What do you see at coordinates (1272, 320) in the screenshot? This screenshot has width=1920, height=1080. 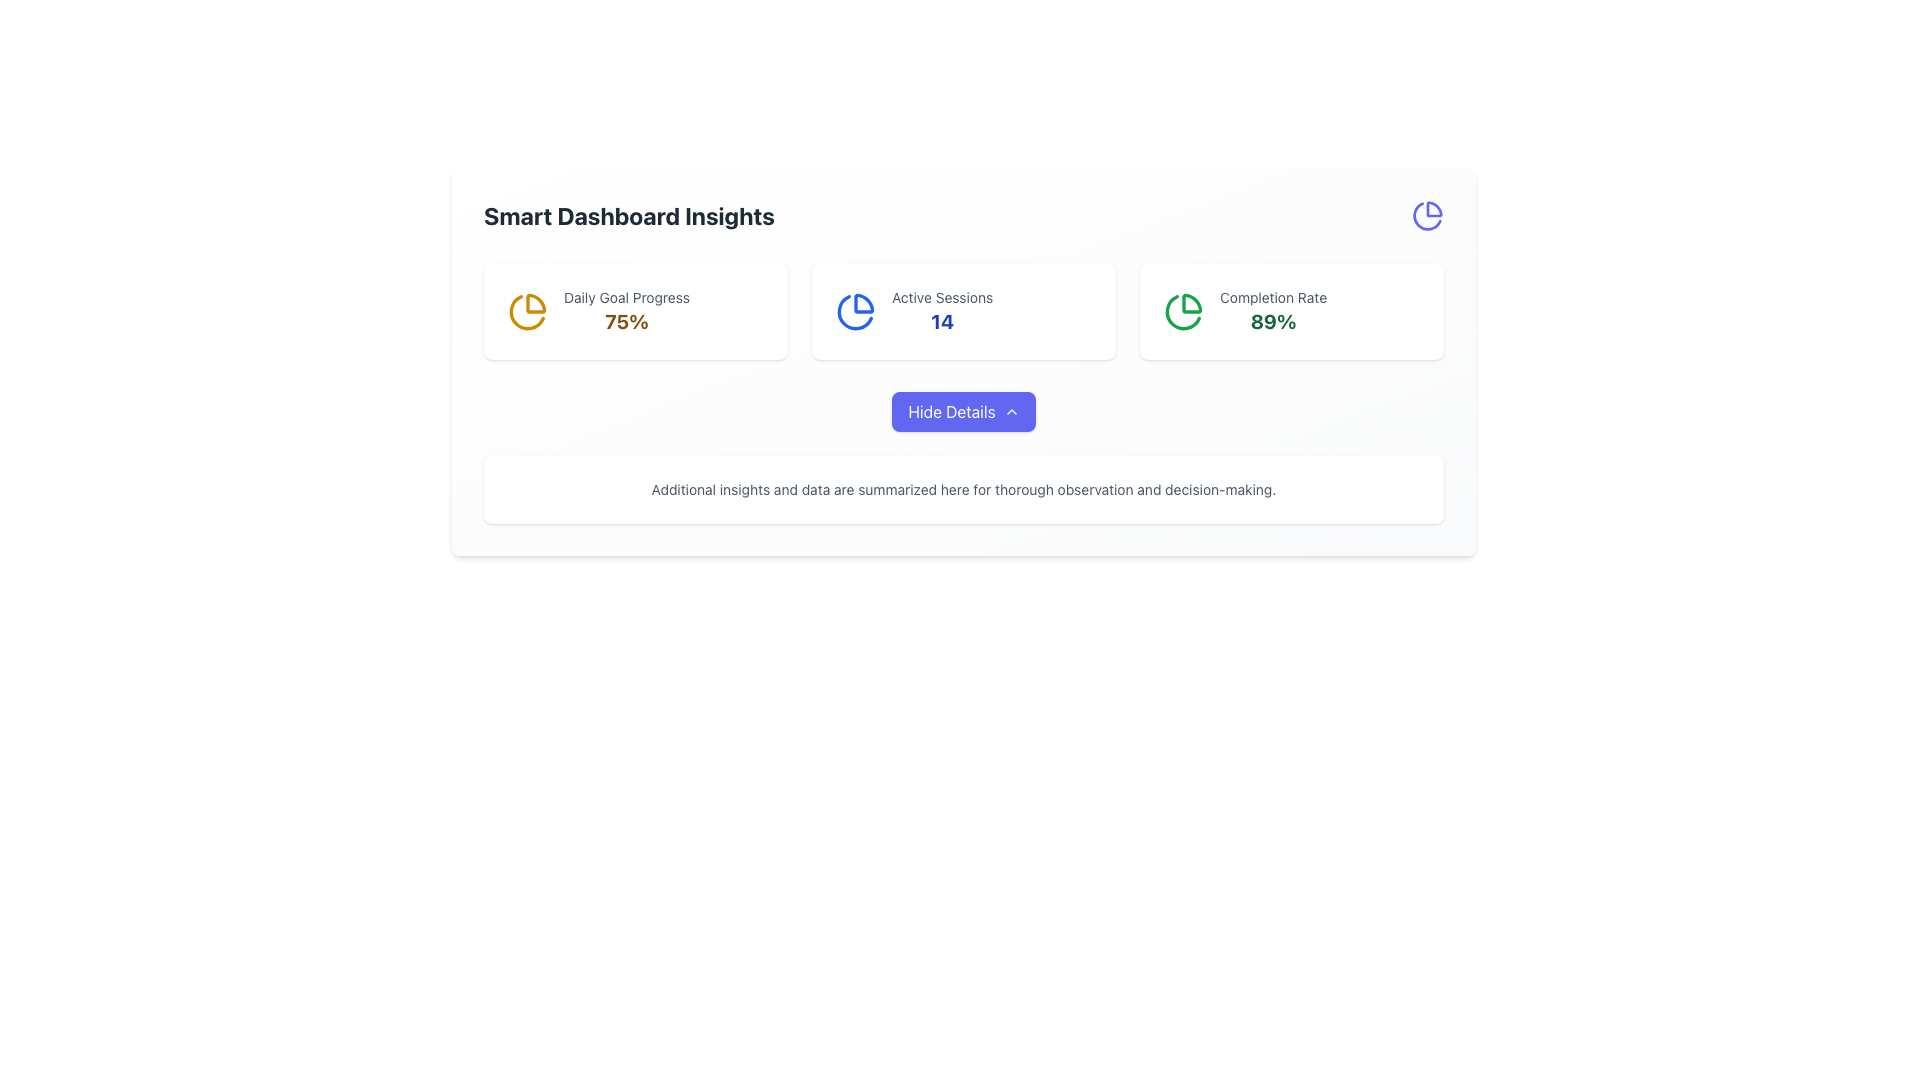 I see `numerical percentage text indicating the completion rate located in the third summary card from the left, directly below the 'Completion Rate' label` at bounding box center [1272, 320].